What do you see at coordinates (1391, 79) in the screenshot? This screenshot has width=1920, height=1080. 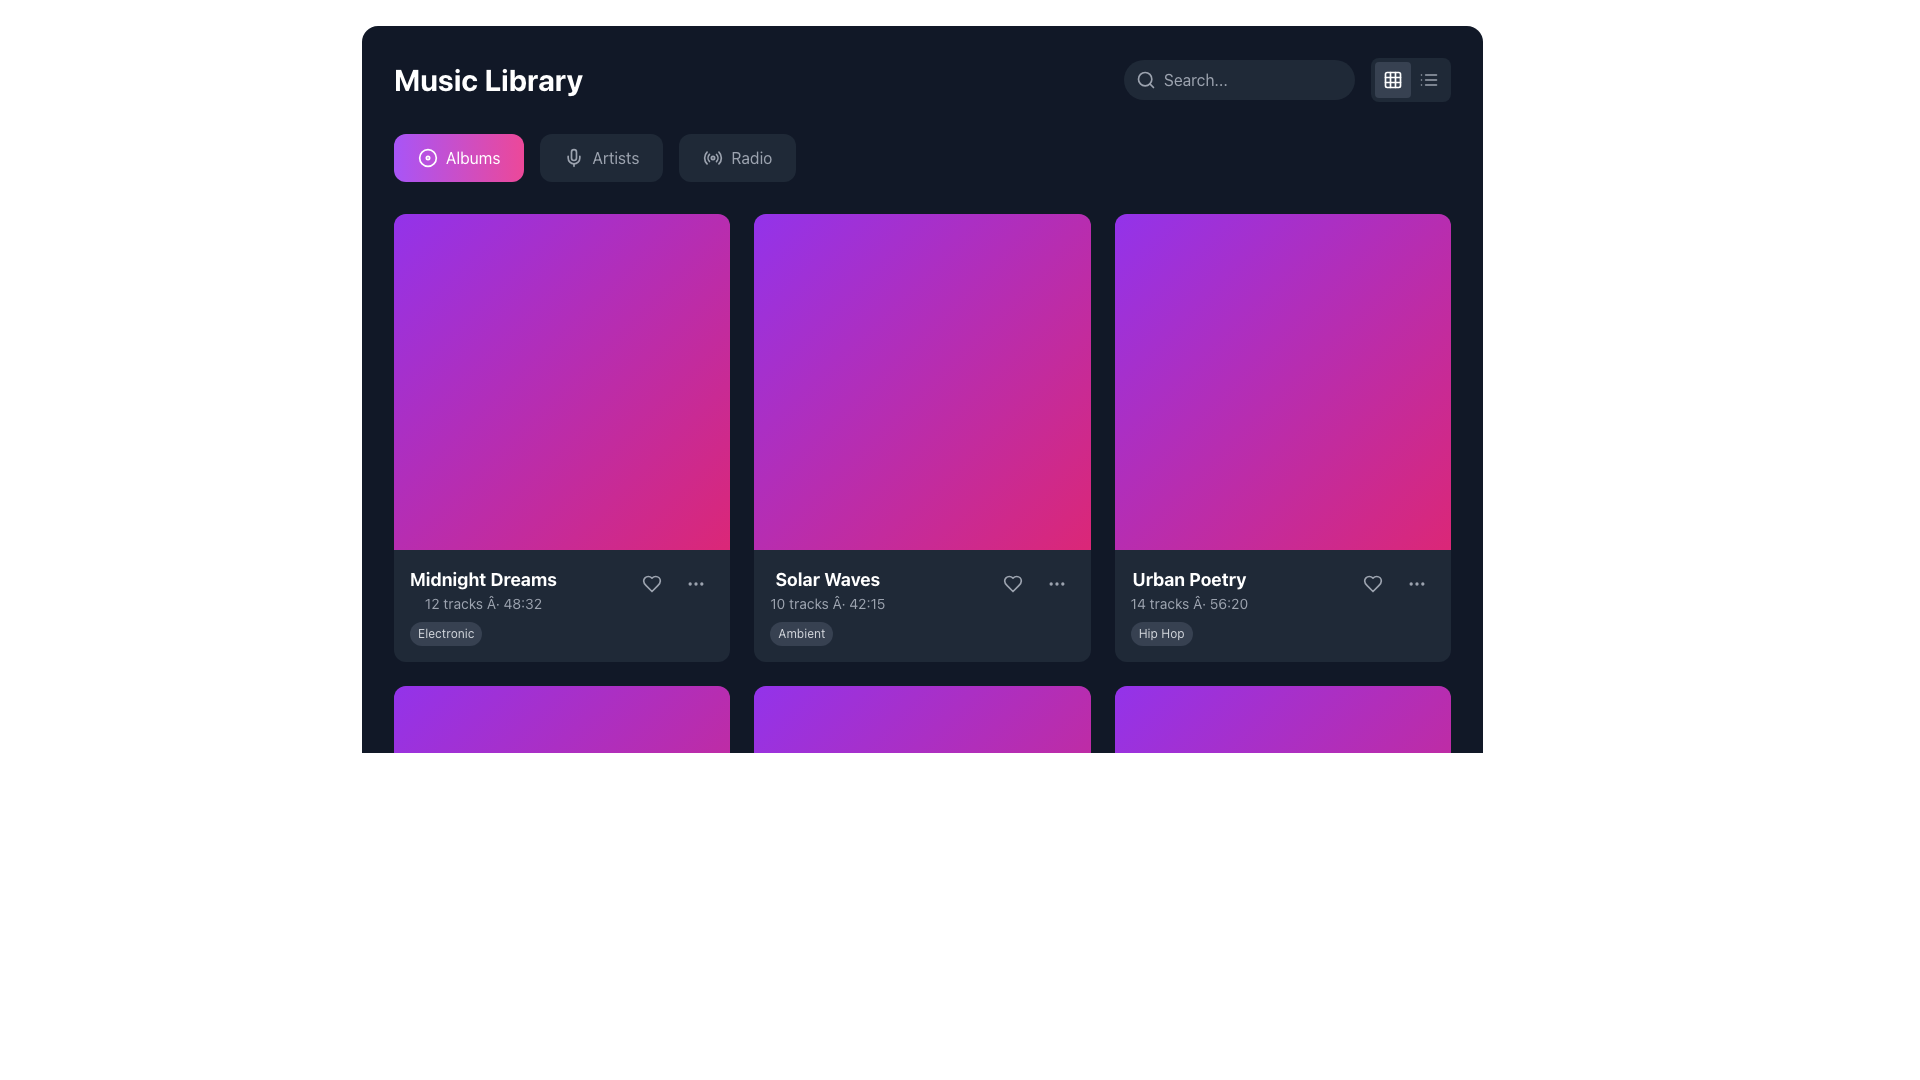 I see `the top-left rectangle of the 3x3 grid icon located in the top-right corner of the interface` at bounding box center [1391, 79].